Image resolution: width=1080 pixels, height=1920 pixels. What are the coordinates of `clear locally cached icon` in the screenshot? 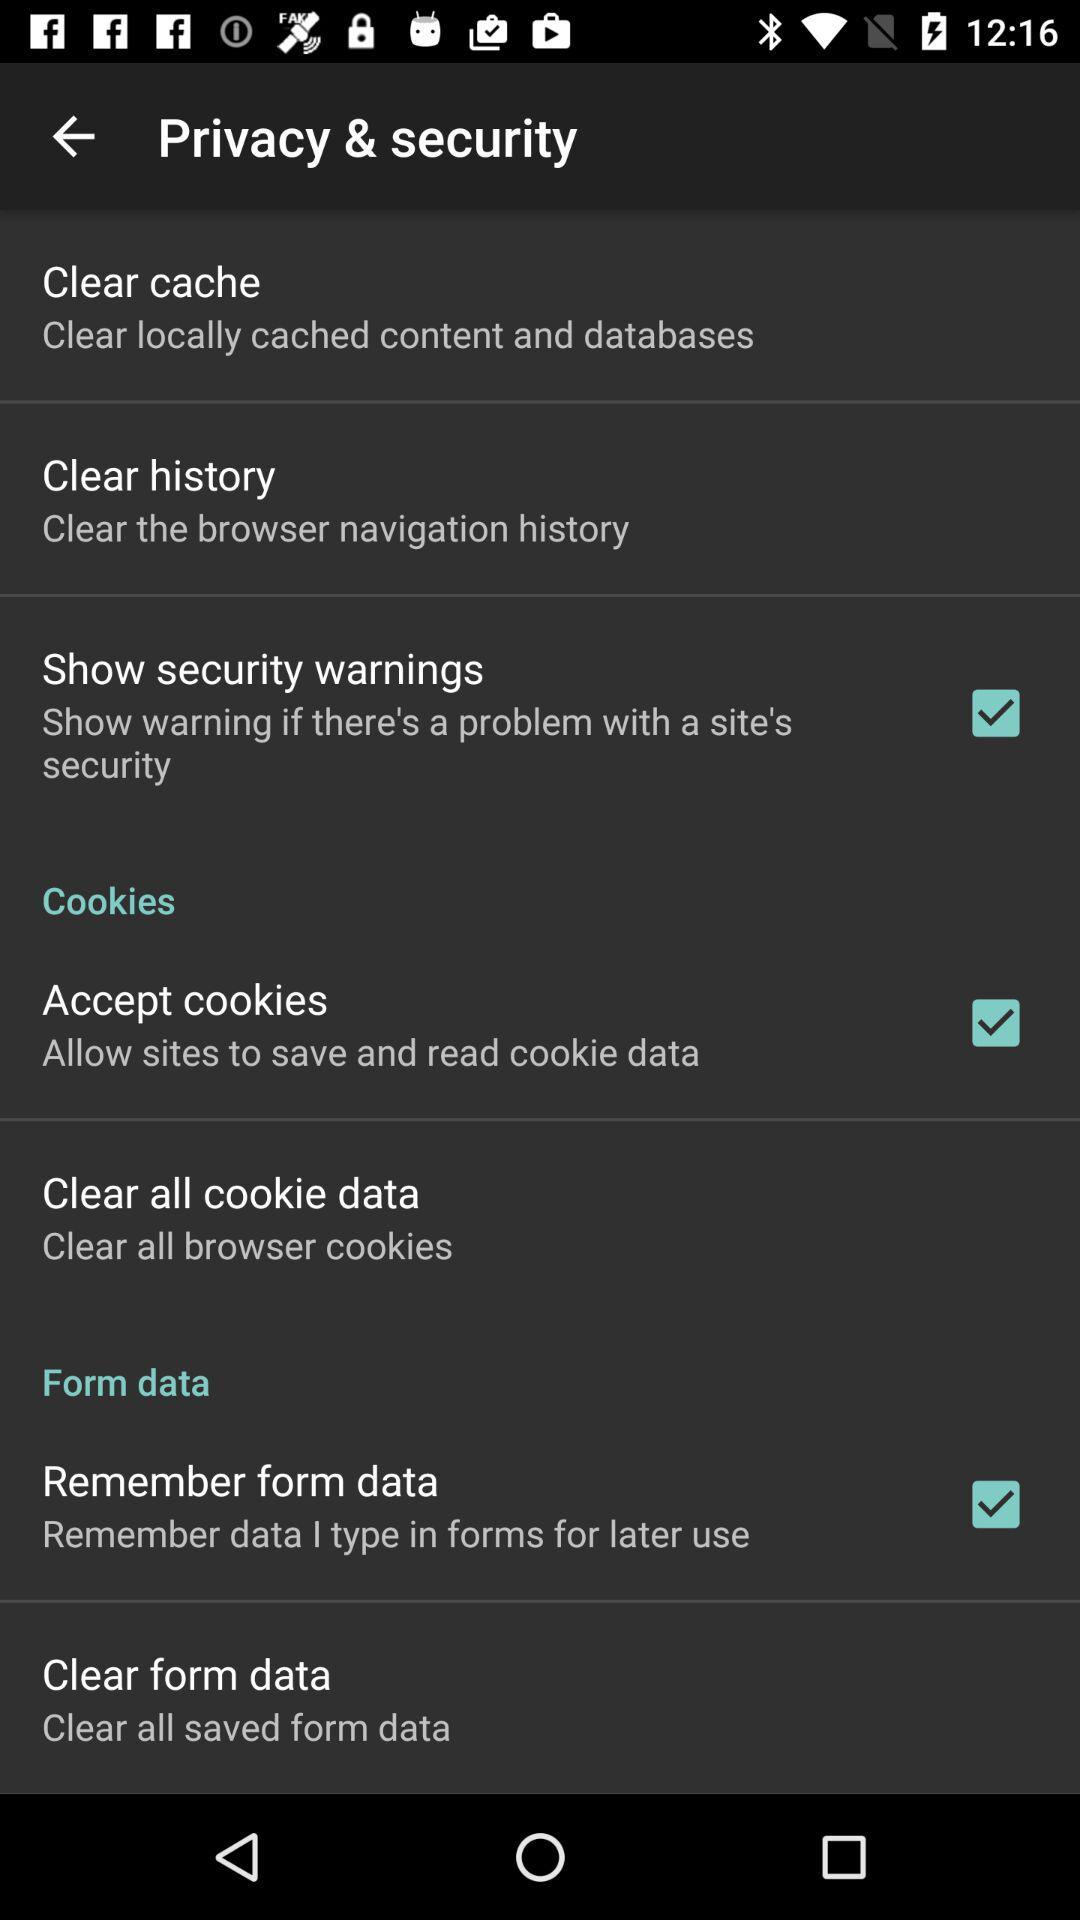 It's located at (398, 333).